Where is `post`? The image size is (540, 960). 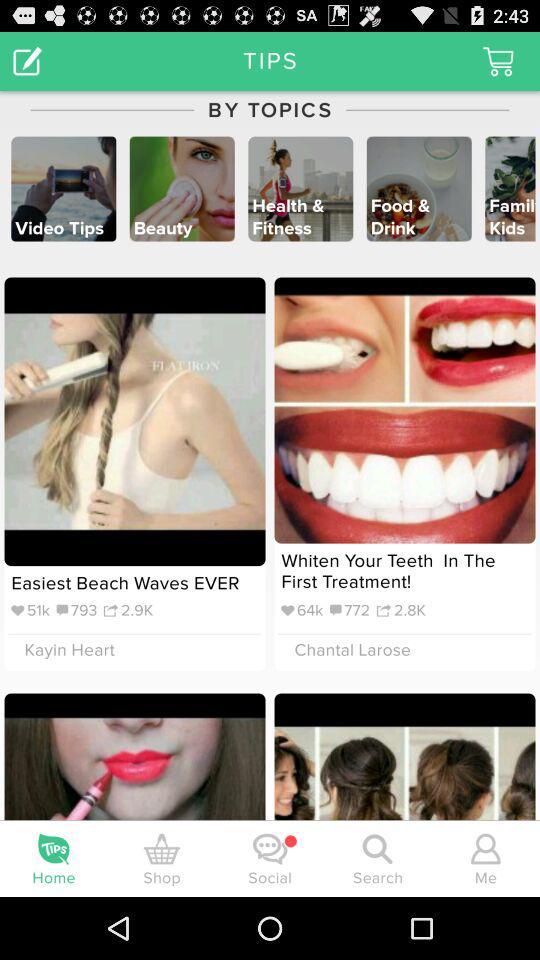 post is located at coordinates (26, 59).